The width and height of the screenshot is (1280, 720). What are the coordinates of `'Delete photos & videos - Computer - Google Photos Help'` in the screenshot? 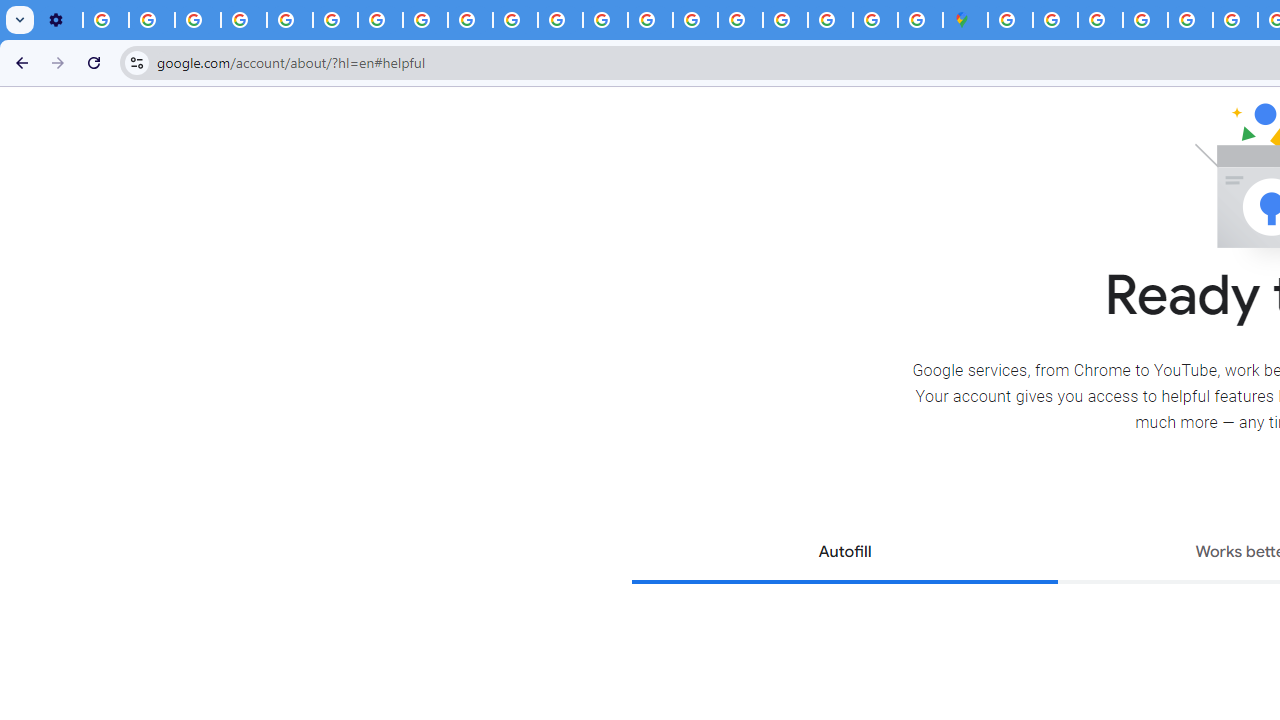 It's located at (105, 20).